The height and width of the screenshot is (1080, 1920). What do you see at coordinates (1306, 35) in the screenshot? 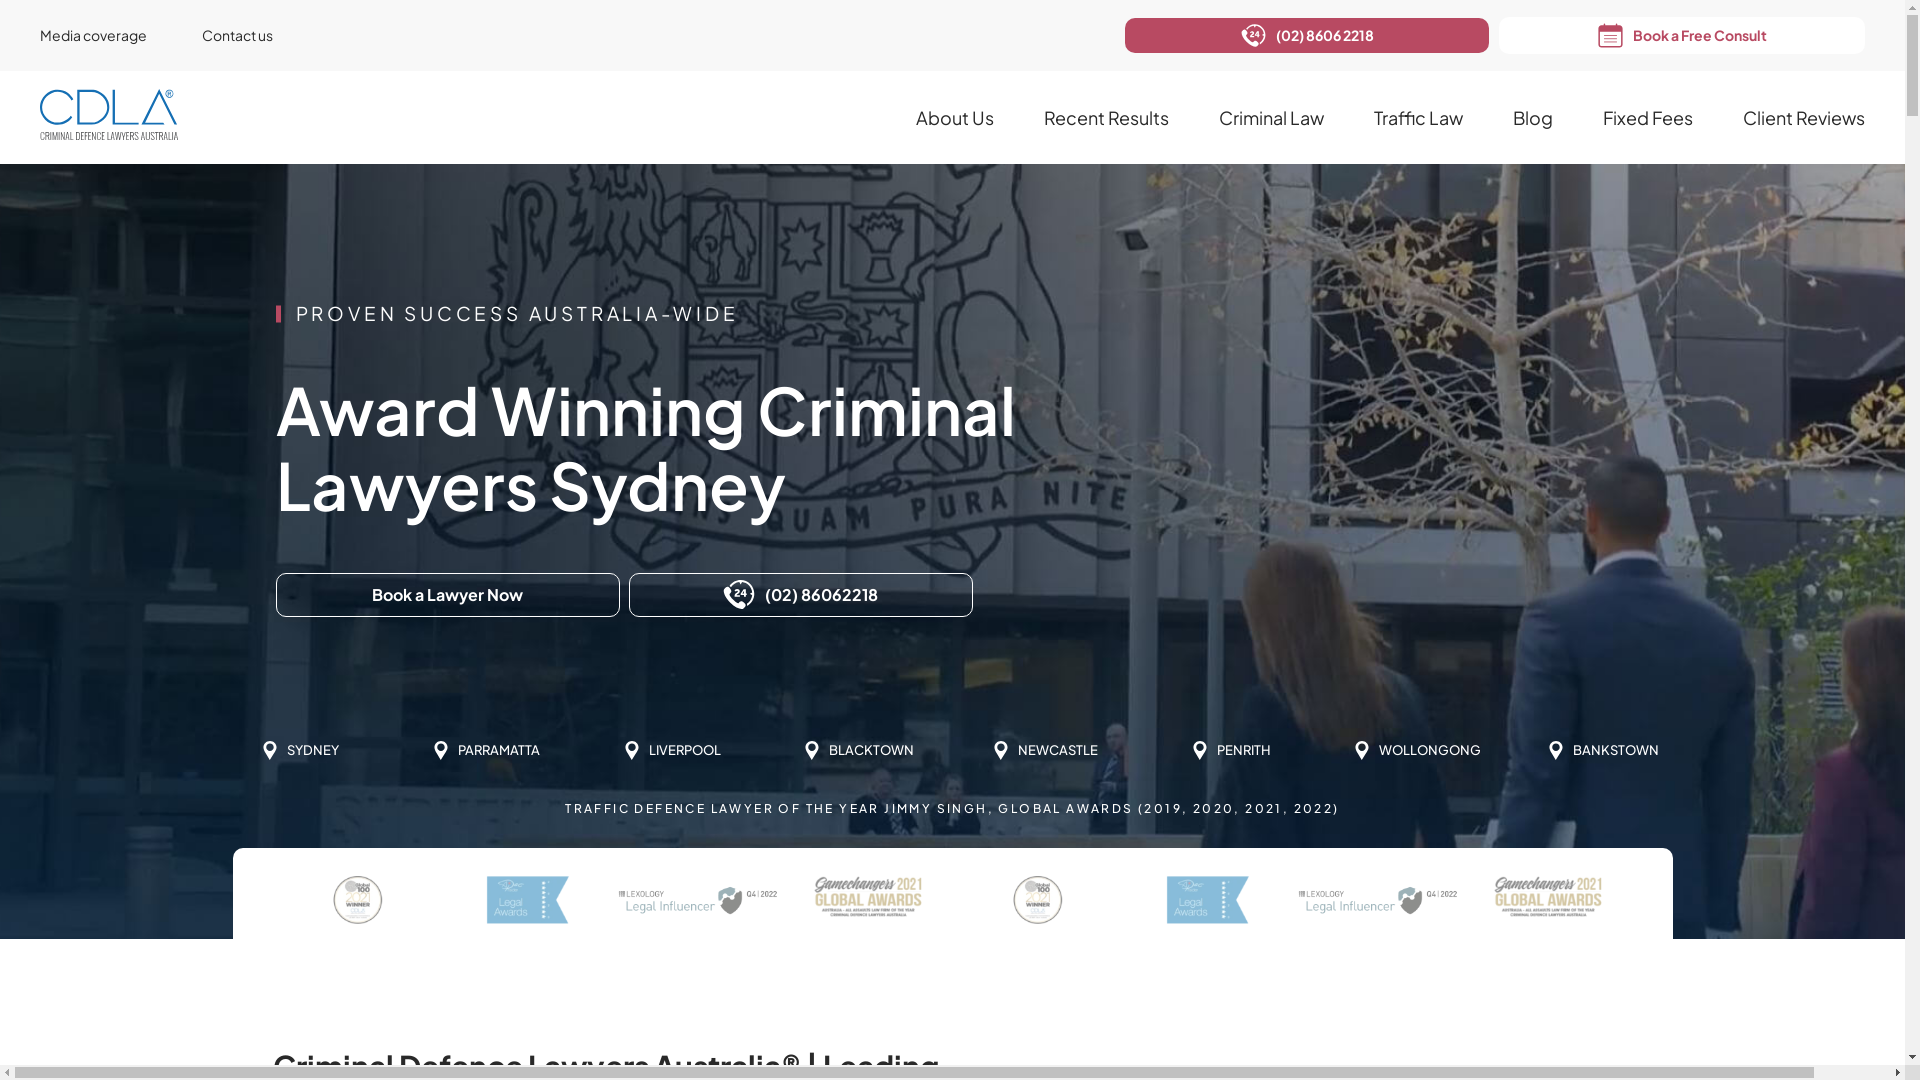
I see `'(02) 8606 2218'` at bounding box center [1306, 35].